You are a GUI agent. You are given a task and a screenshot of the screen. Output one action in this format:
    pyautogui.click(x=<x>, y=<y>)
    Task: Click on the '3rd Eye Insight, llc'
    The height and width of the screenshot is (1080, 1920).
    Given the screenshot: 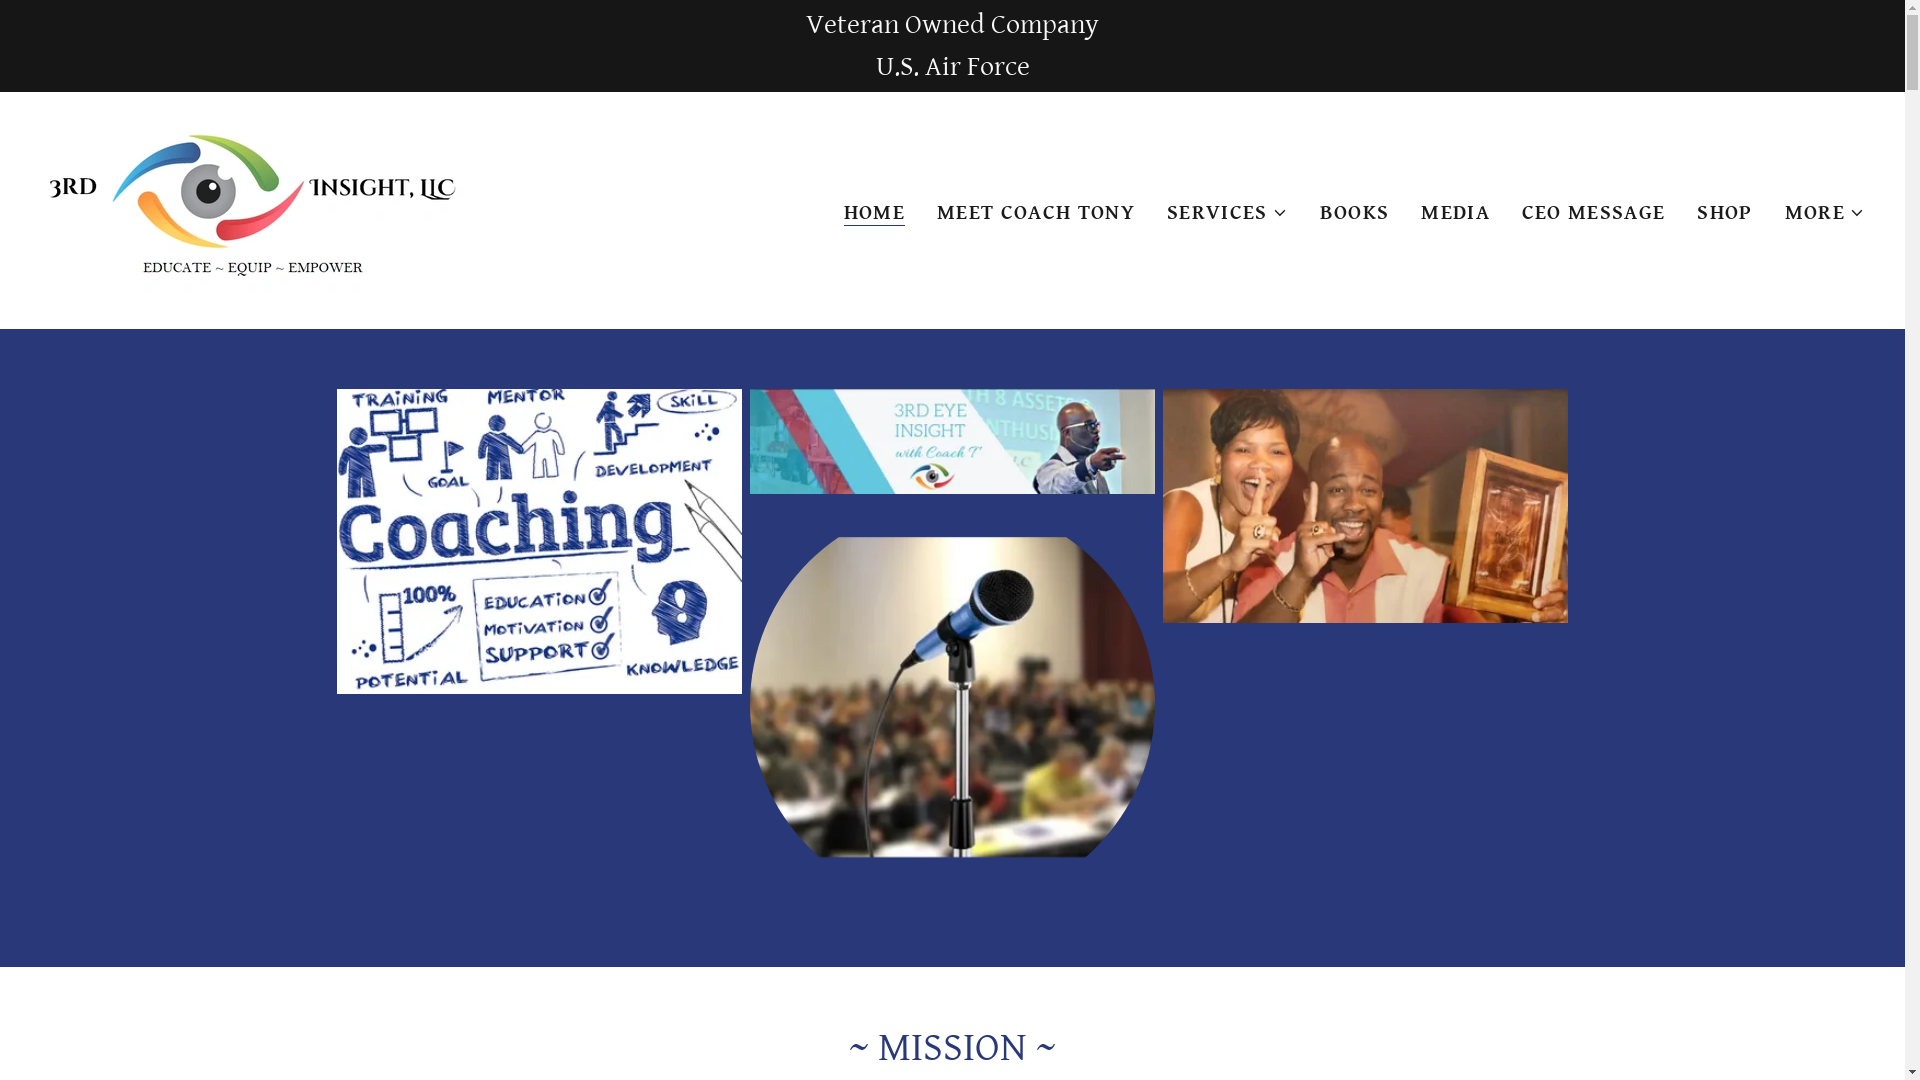 What is the action you would take?
    pyautogui.click(x=253, y=208)
    